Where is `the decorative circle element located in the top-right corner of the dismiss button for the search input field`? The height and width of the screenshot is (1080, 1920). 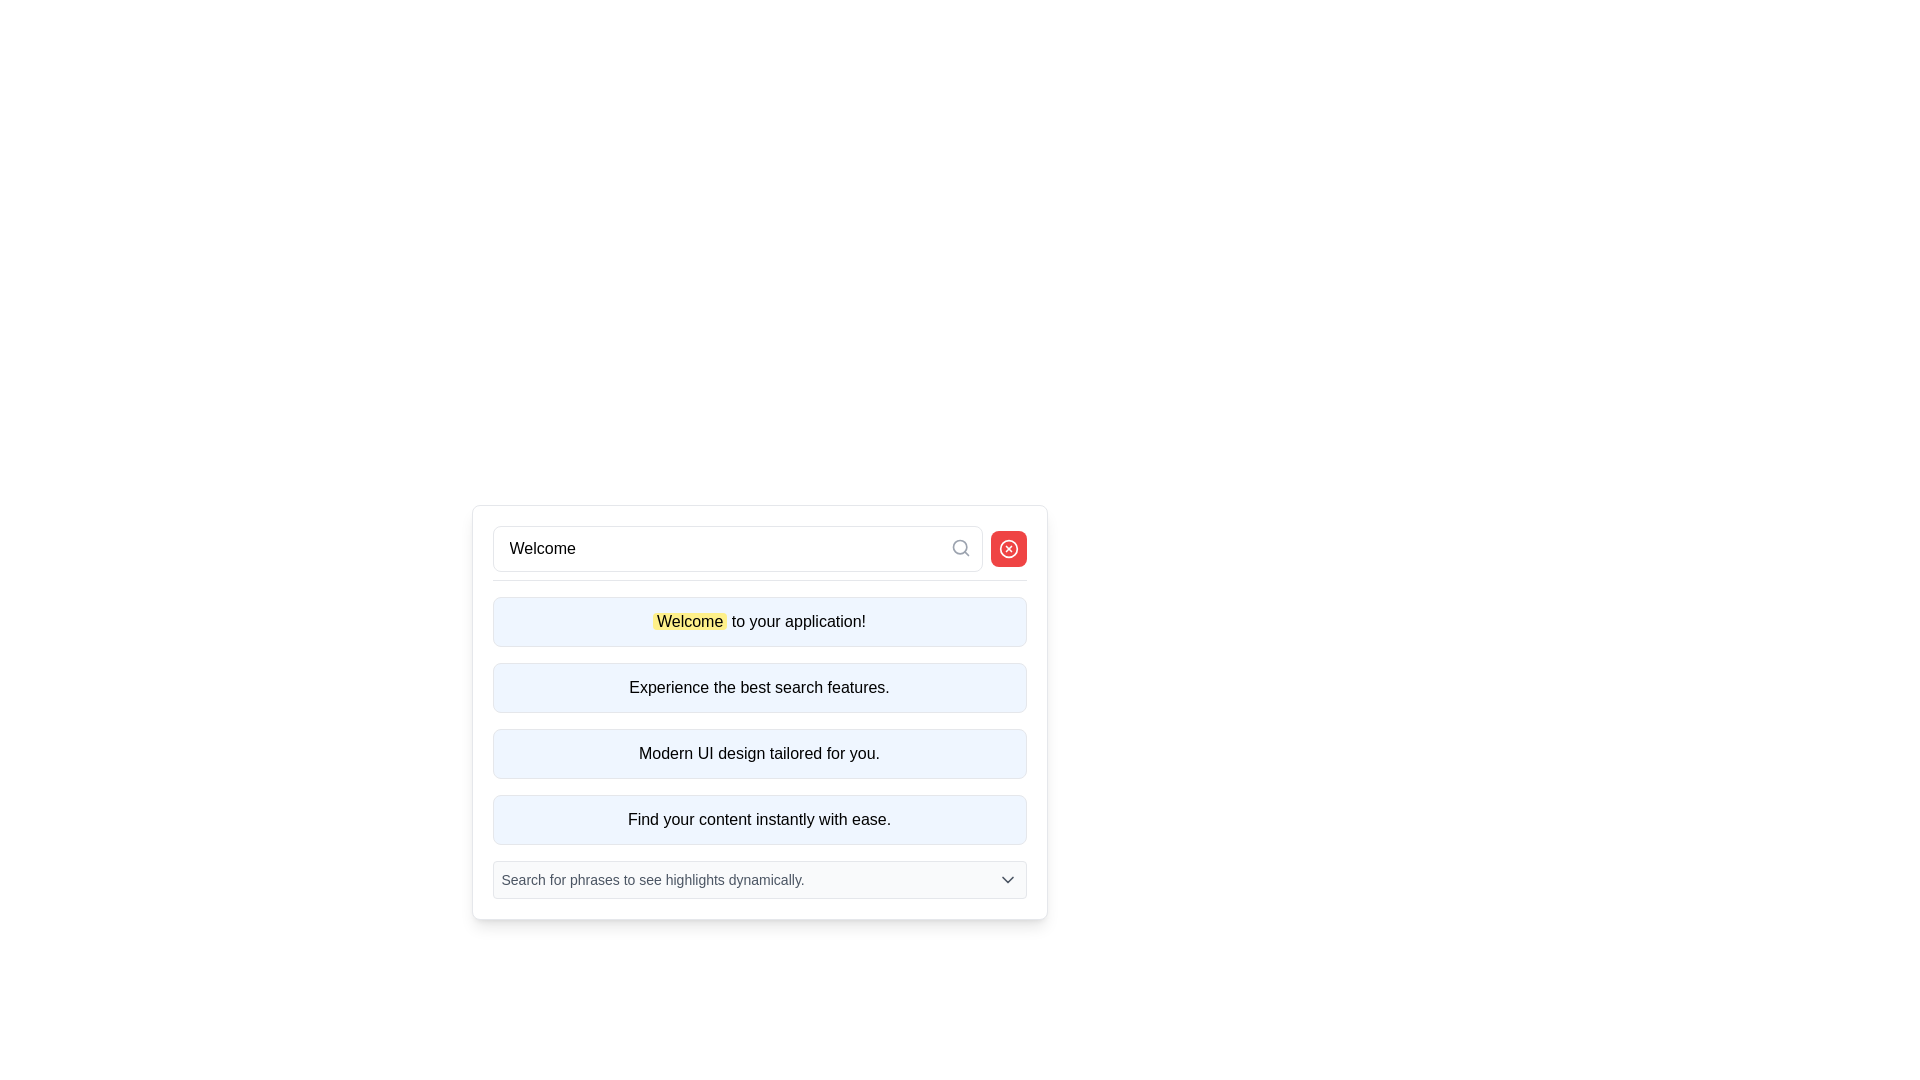 the decorative circle element located in the top-right corner of the dismiss button for the search input field is located at coordinates (1008, 548).